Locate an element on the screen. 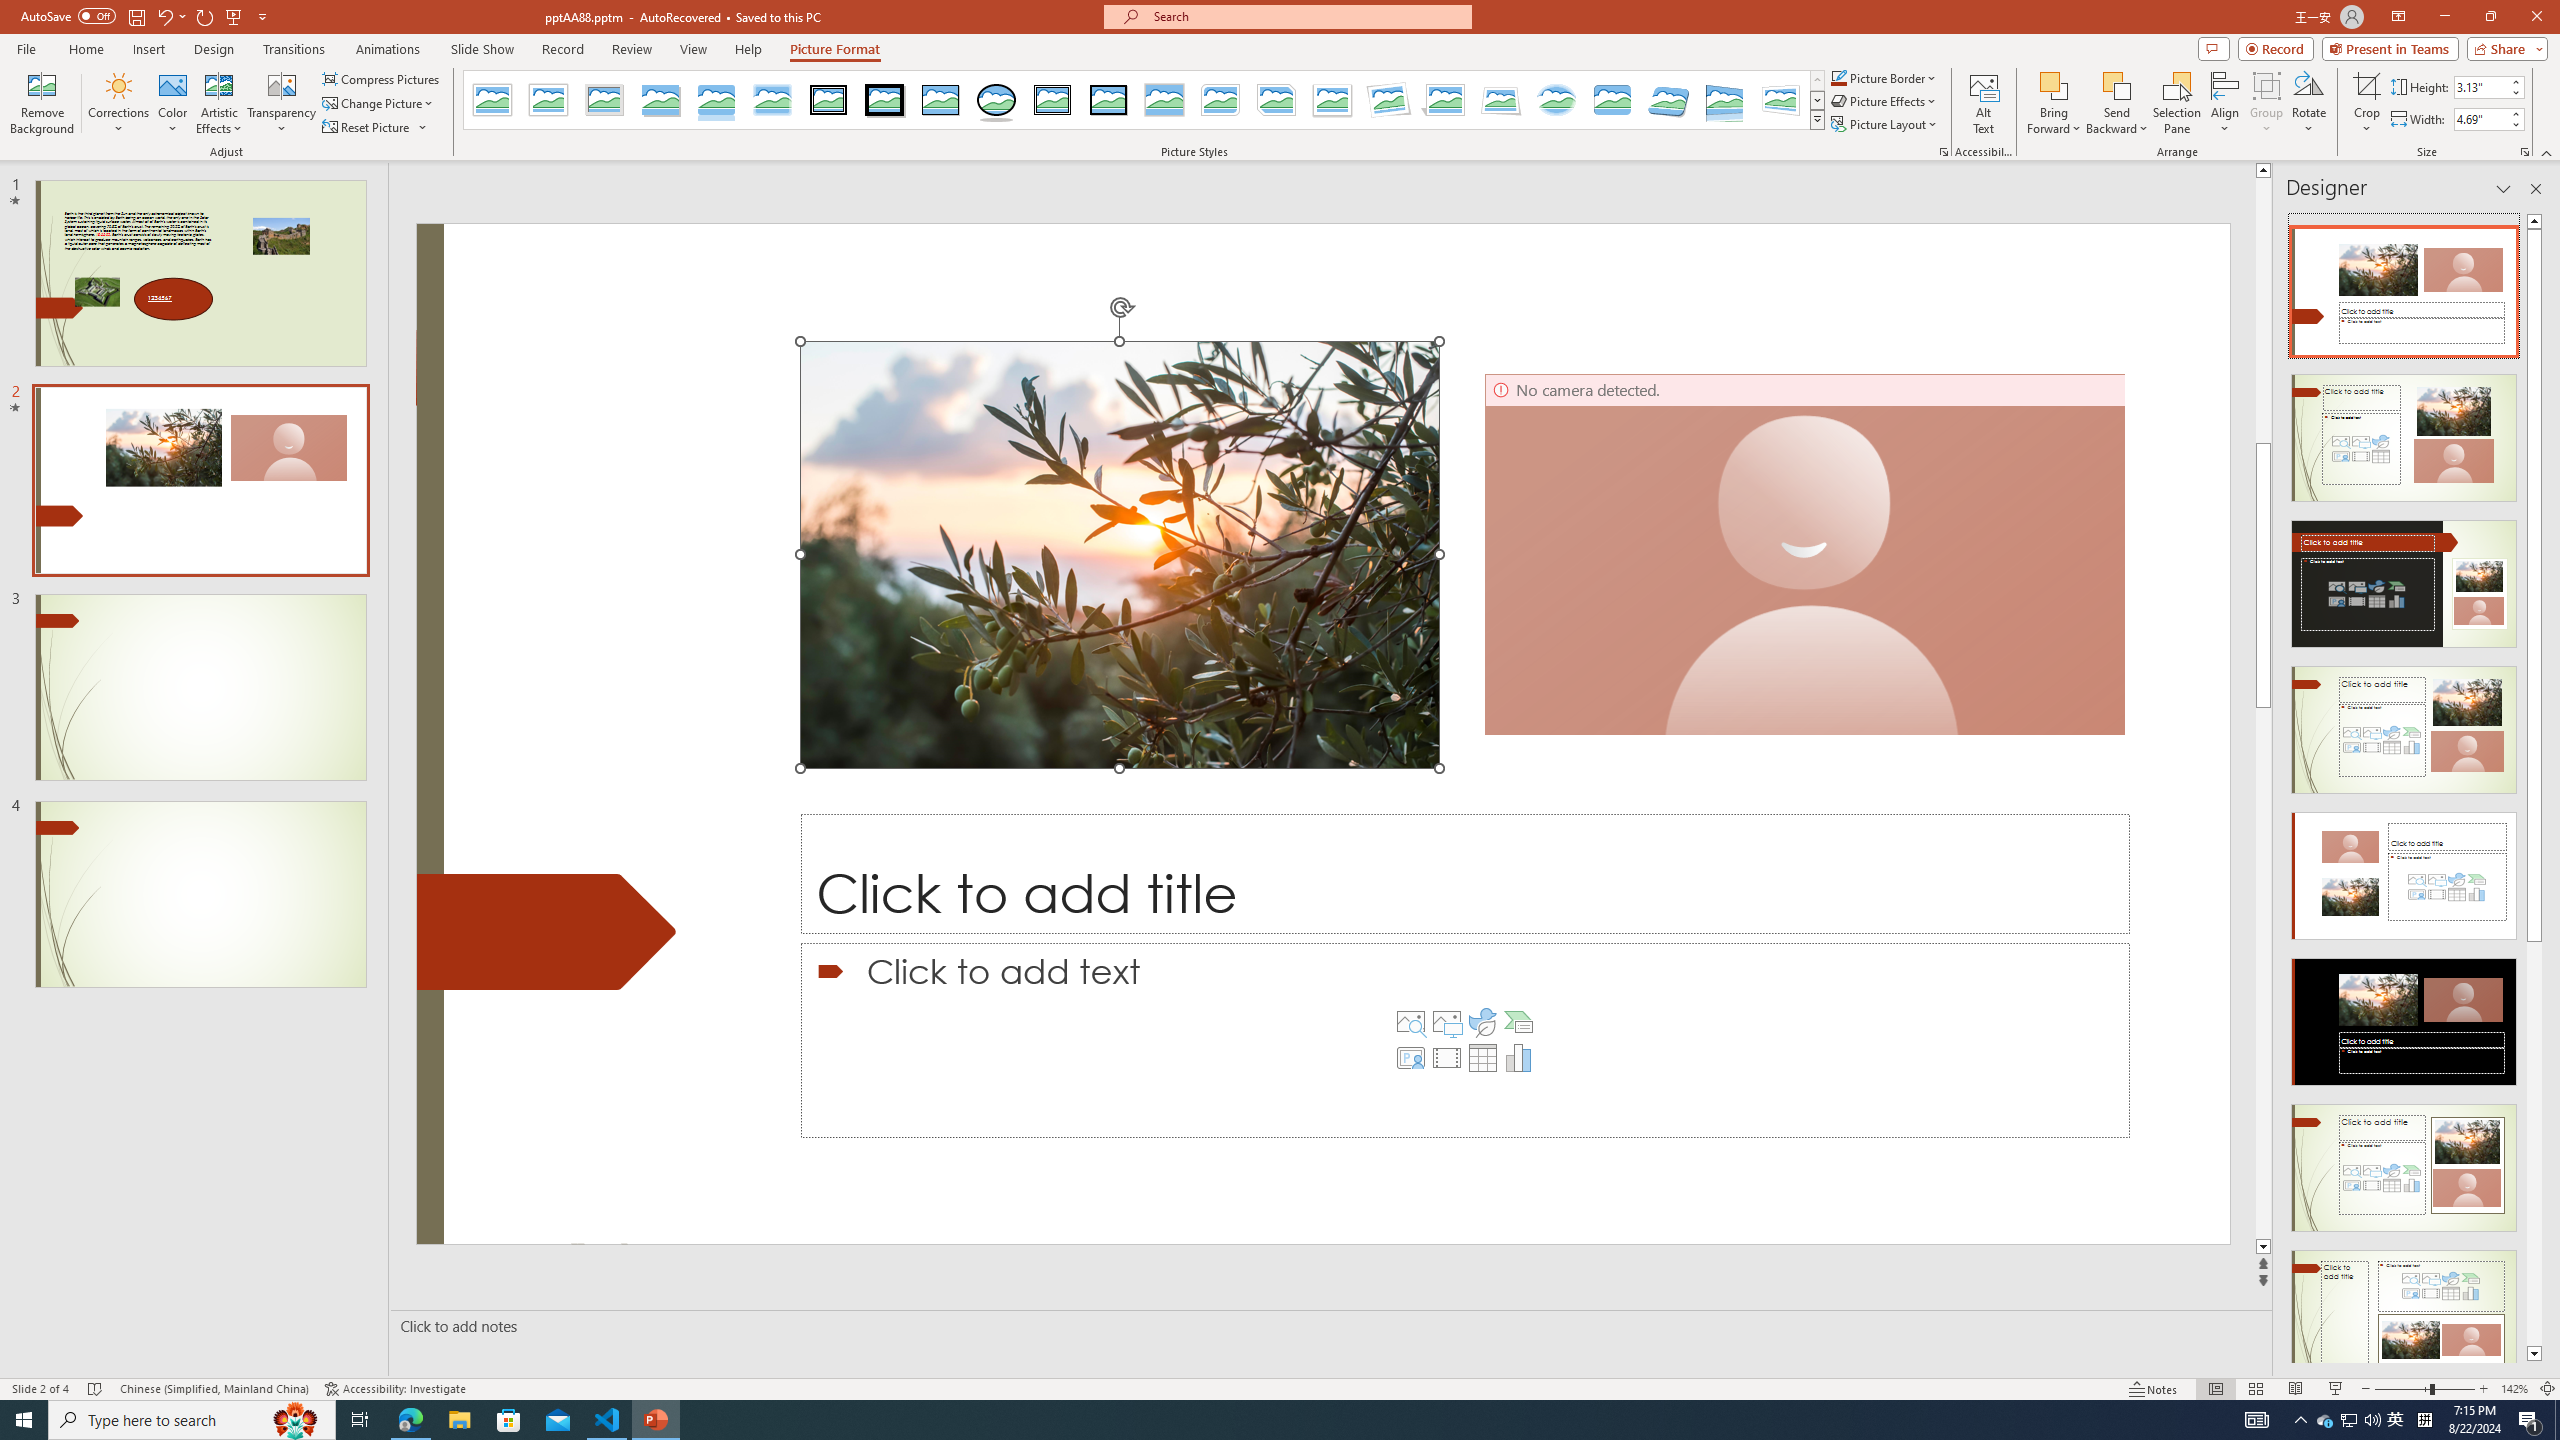 Image resolution: width=2560 pixels, height=1440 pixels. 'Compress Pictures...' is located at coordinates (382, 78).